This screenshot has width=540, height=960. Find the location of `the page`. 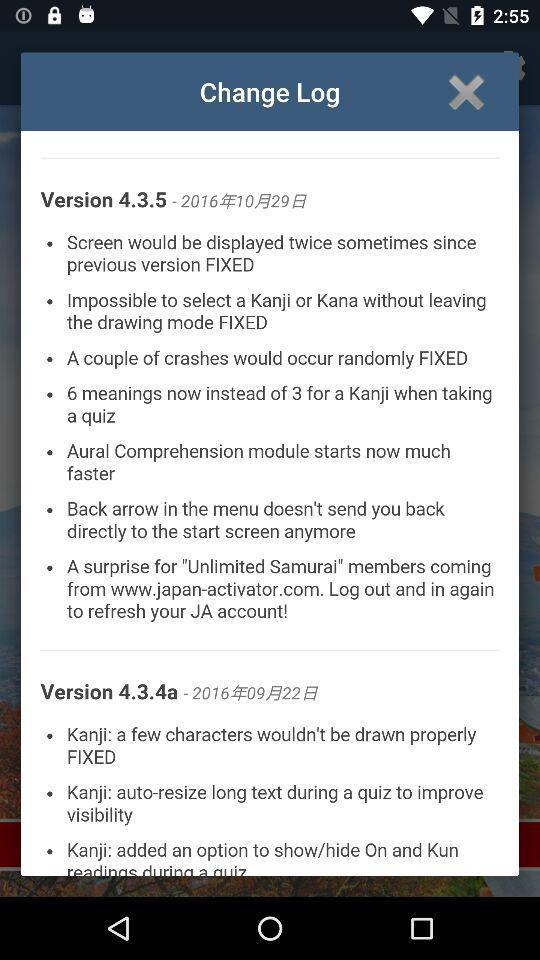

the page is located at coordinates (466, 91).